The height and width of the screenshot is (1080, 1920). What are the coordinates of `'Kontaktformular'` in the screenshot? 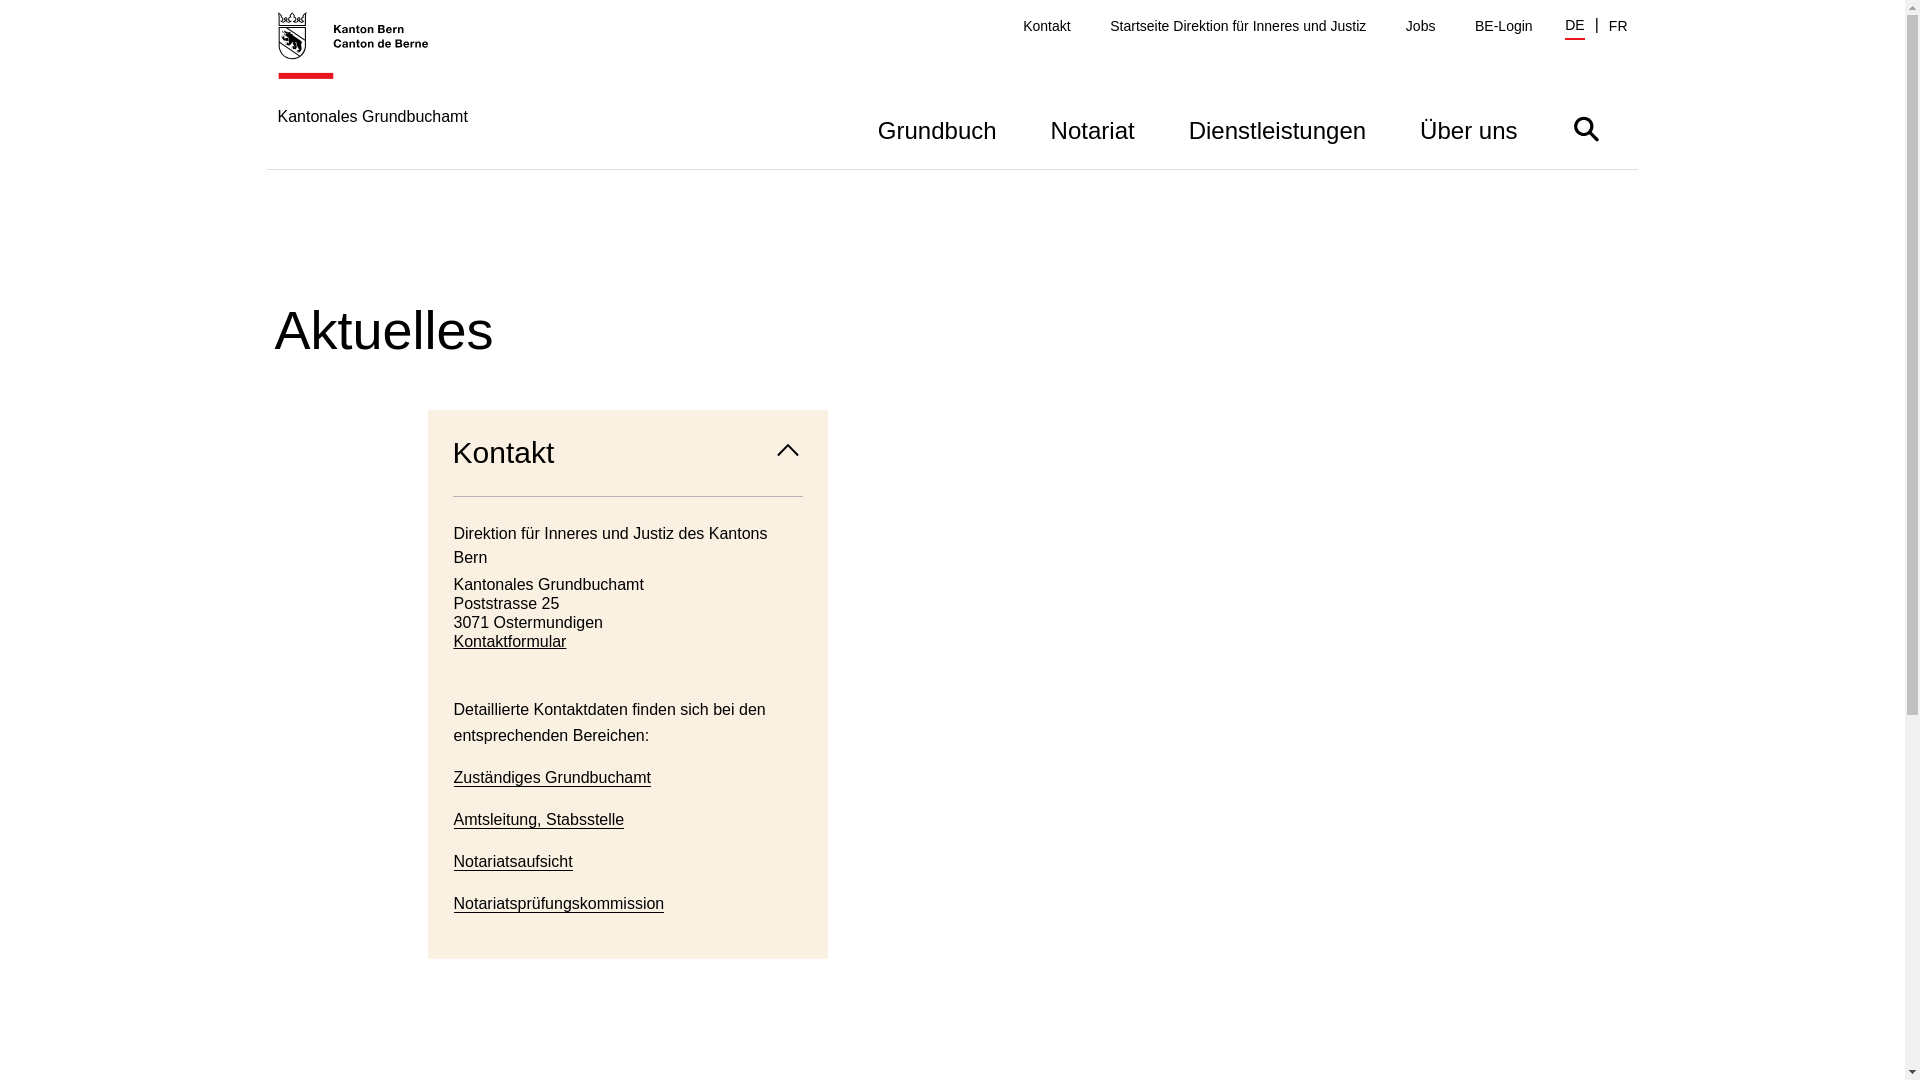 It's located at (627, 641).